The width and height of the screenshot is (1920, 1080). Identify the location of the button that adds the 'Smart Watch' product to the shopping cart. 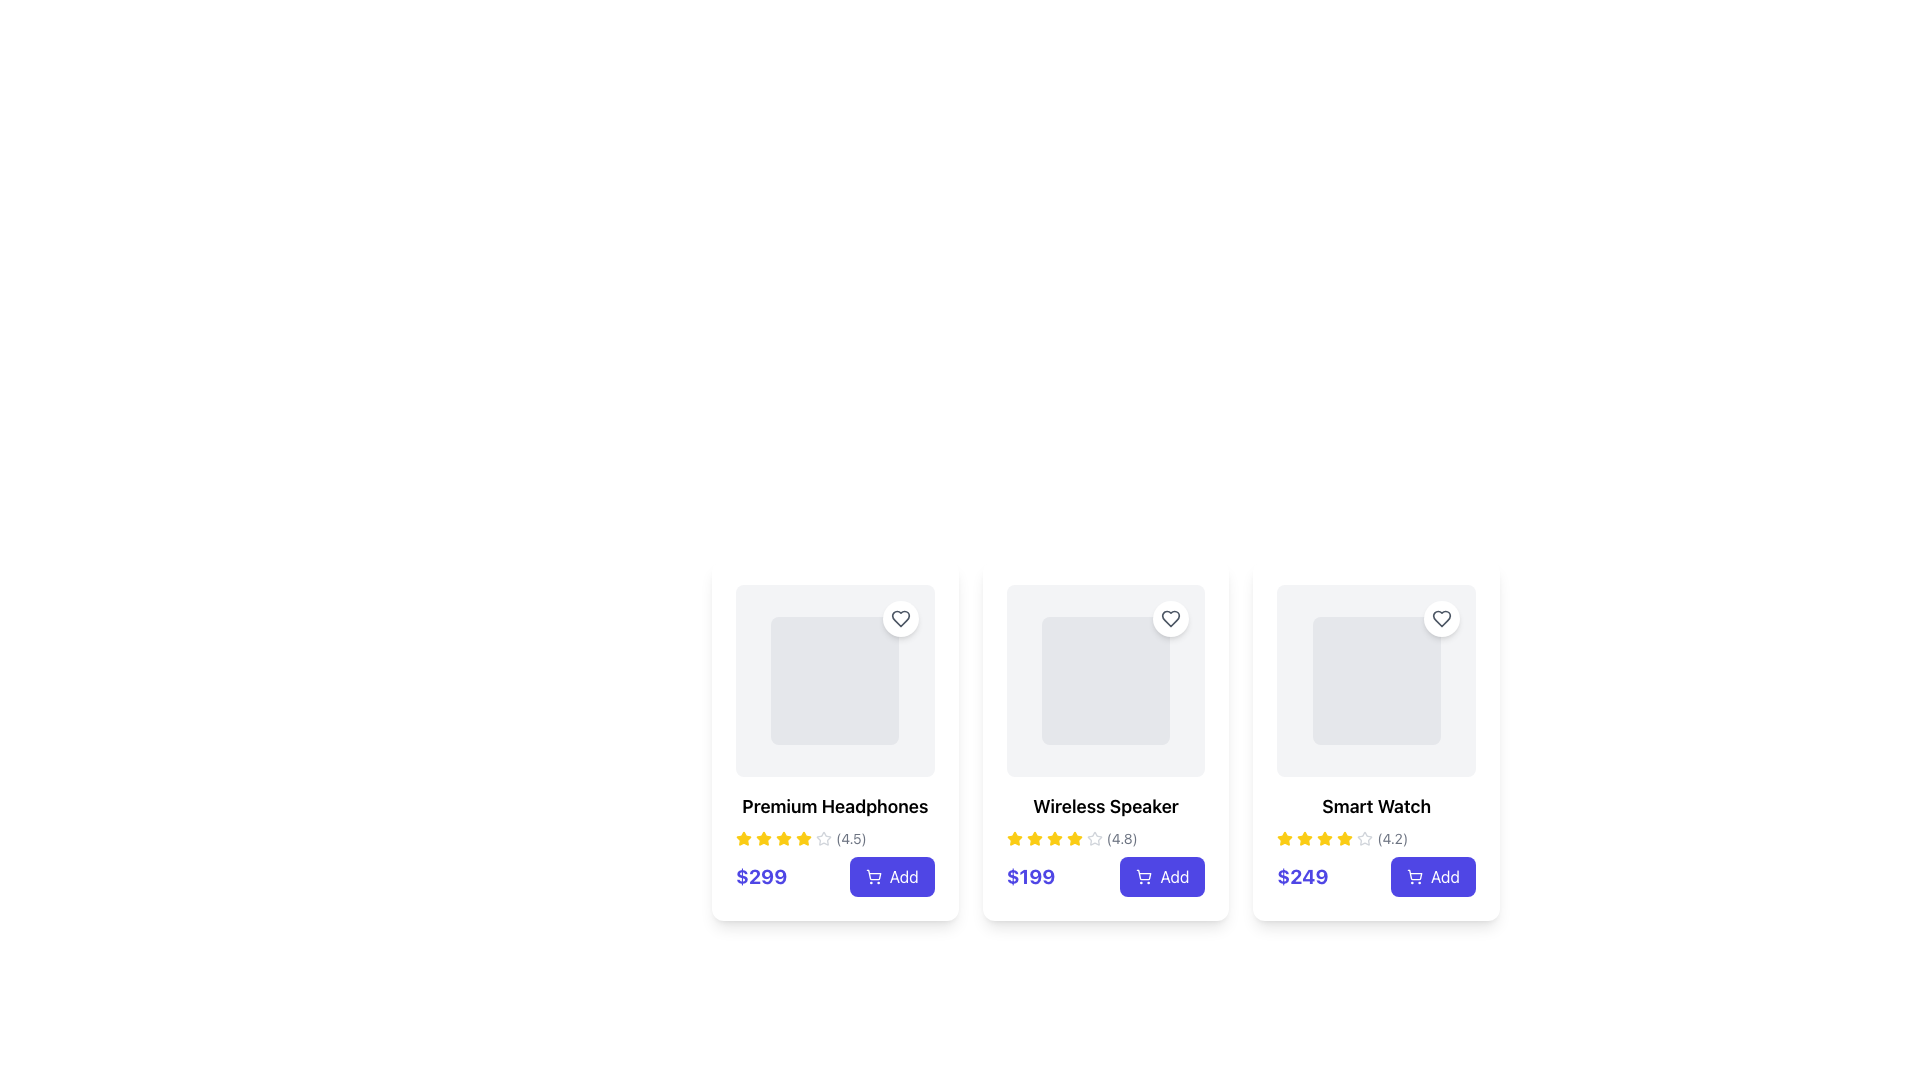
(1432, 875).